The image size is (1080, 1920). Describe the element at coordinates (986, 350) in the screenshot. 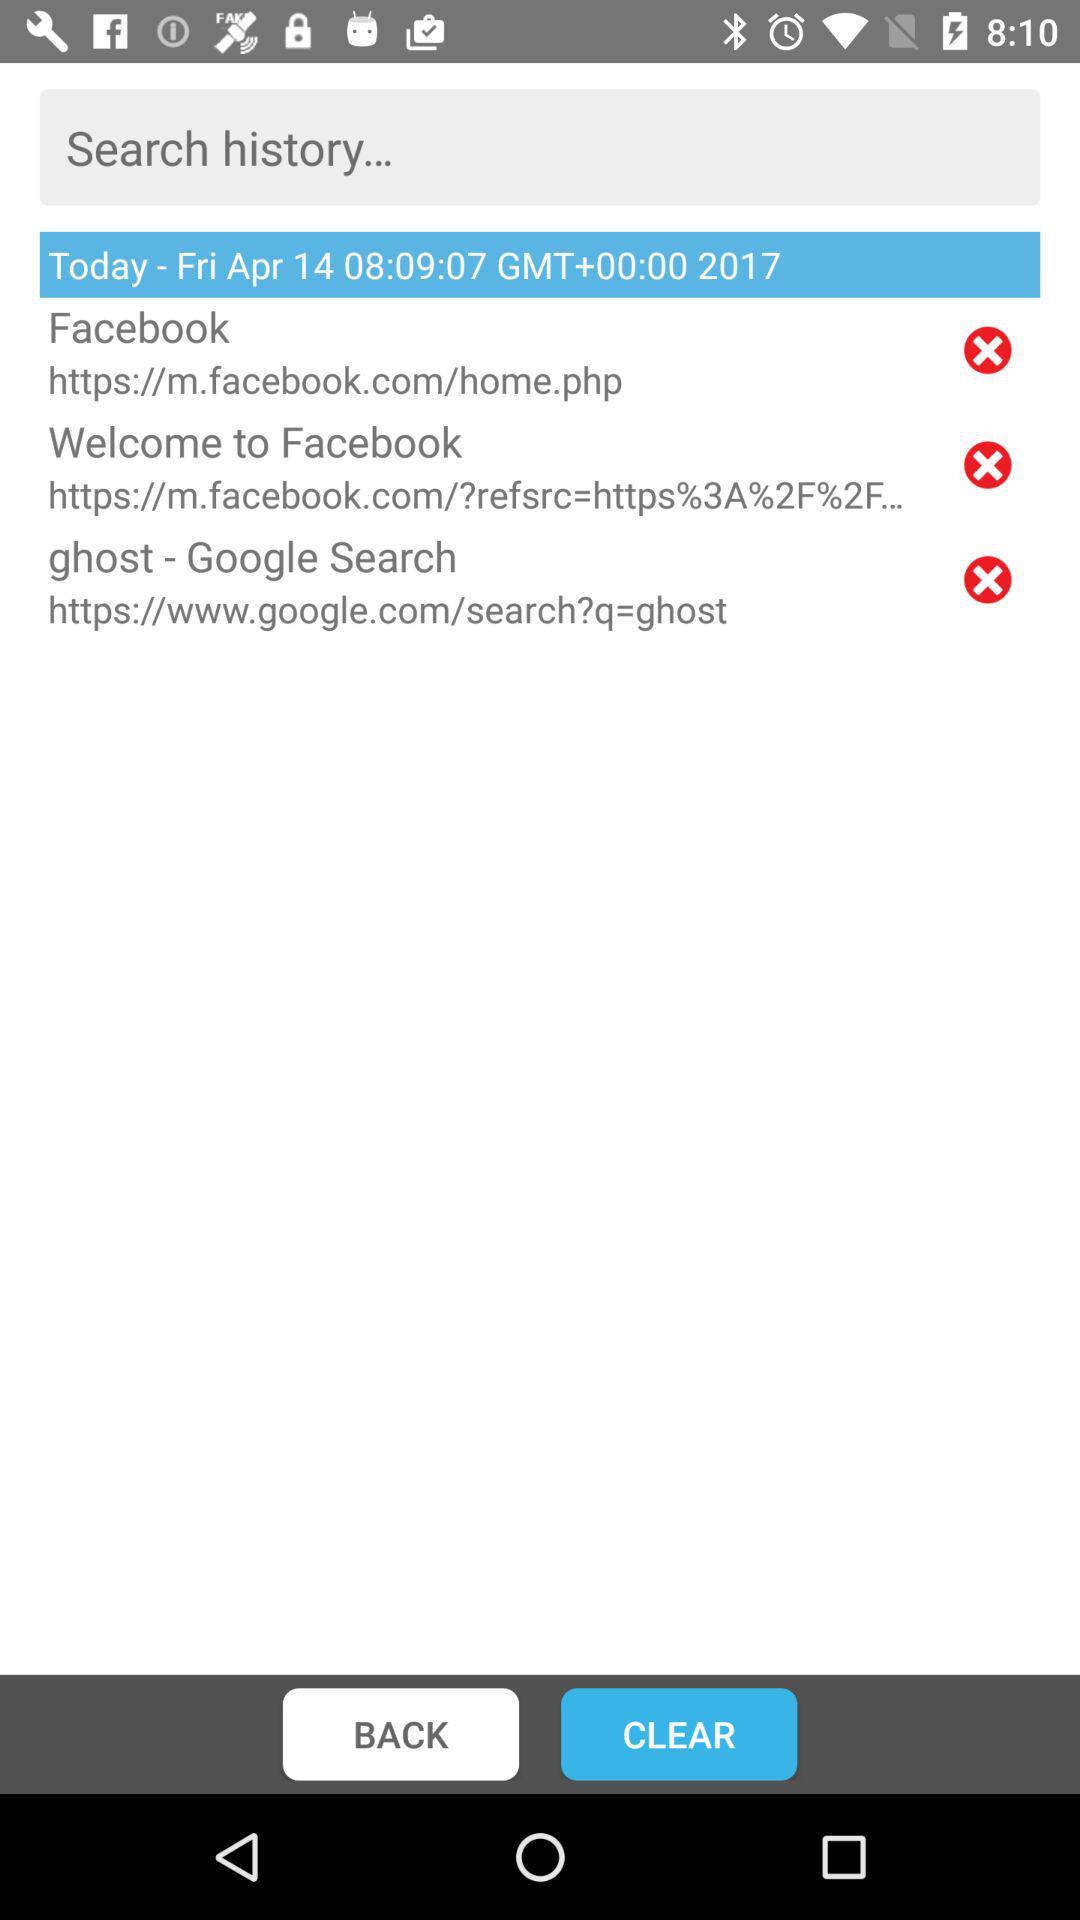

I see `delete history website` at that location.